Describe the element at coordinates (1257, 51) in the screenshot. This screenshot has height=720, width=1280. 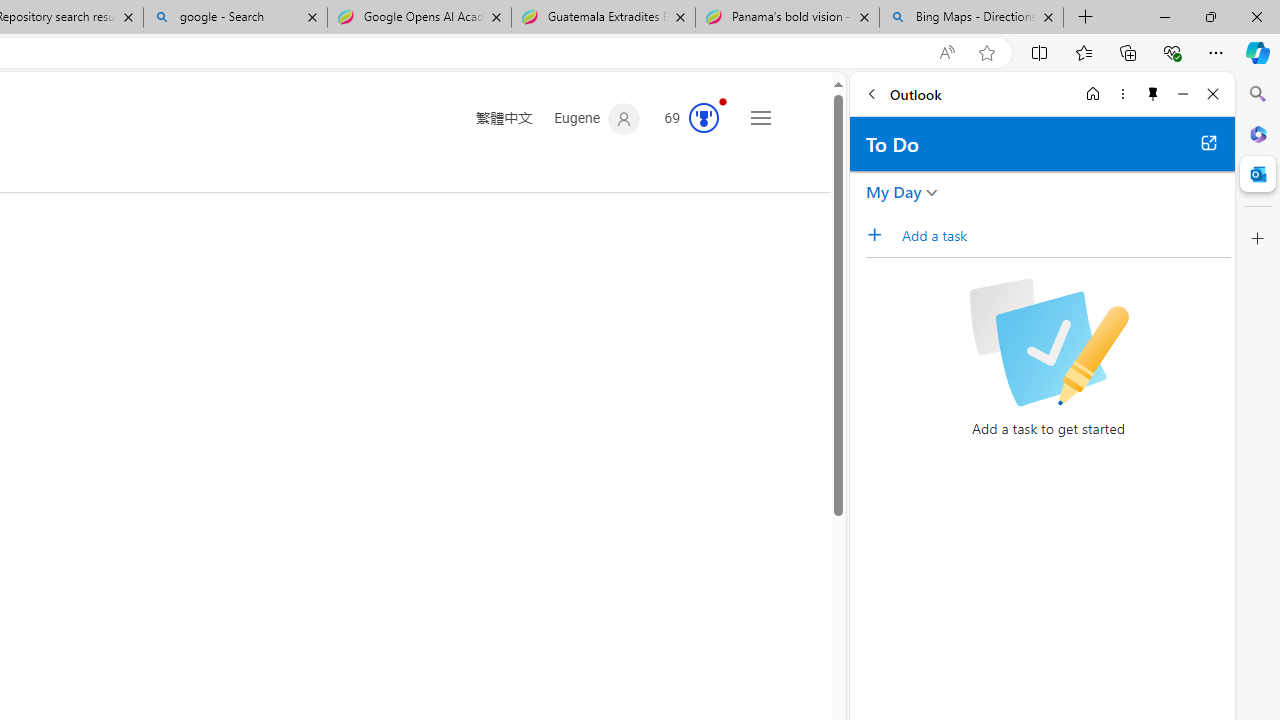
I see `'Copilot (Ctrl+Shift+.)'` at that location.